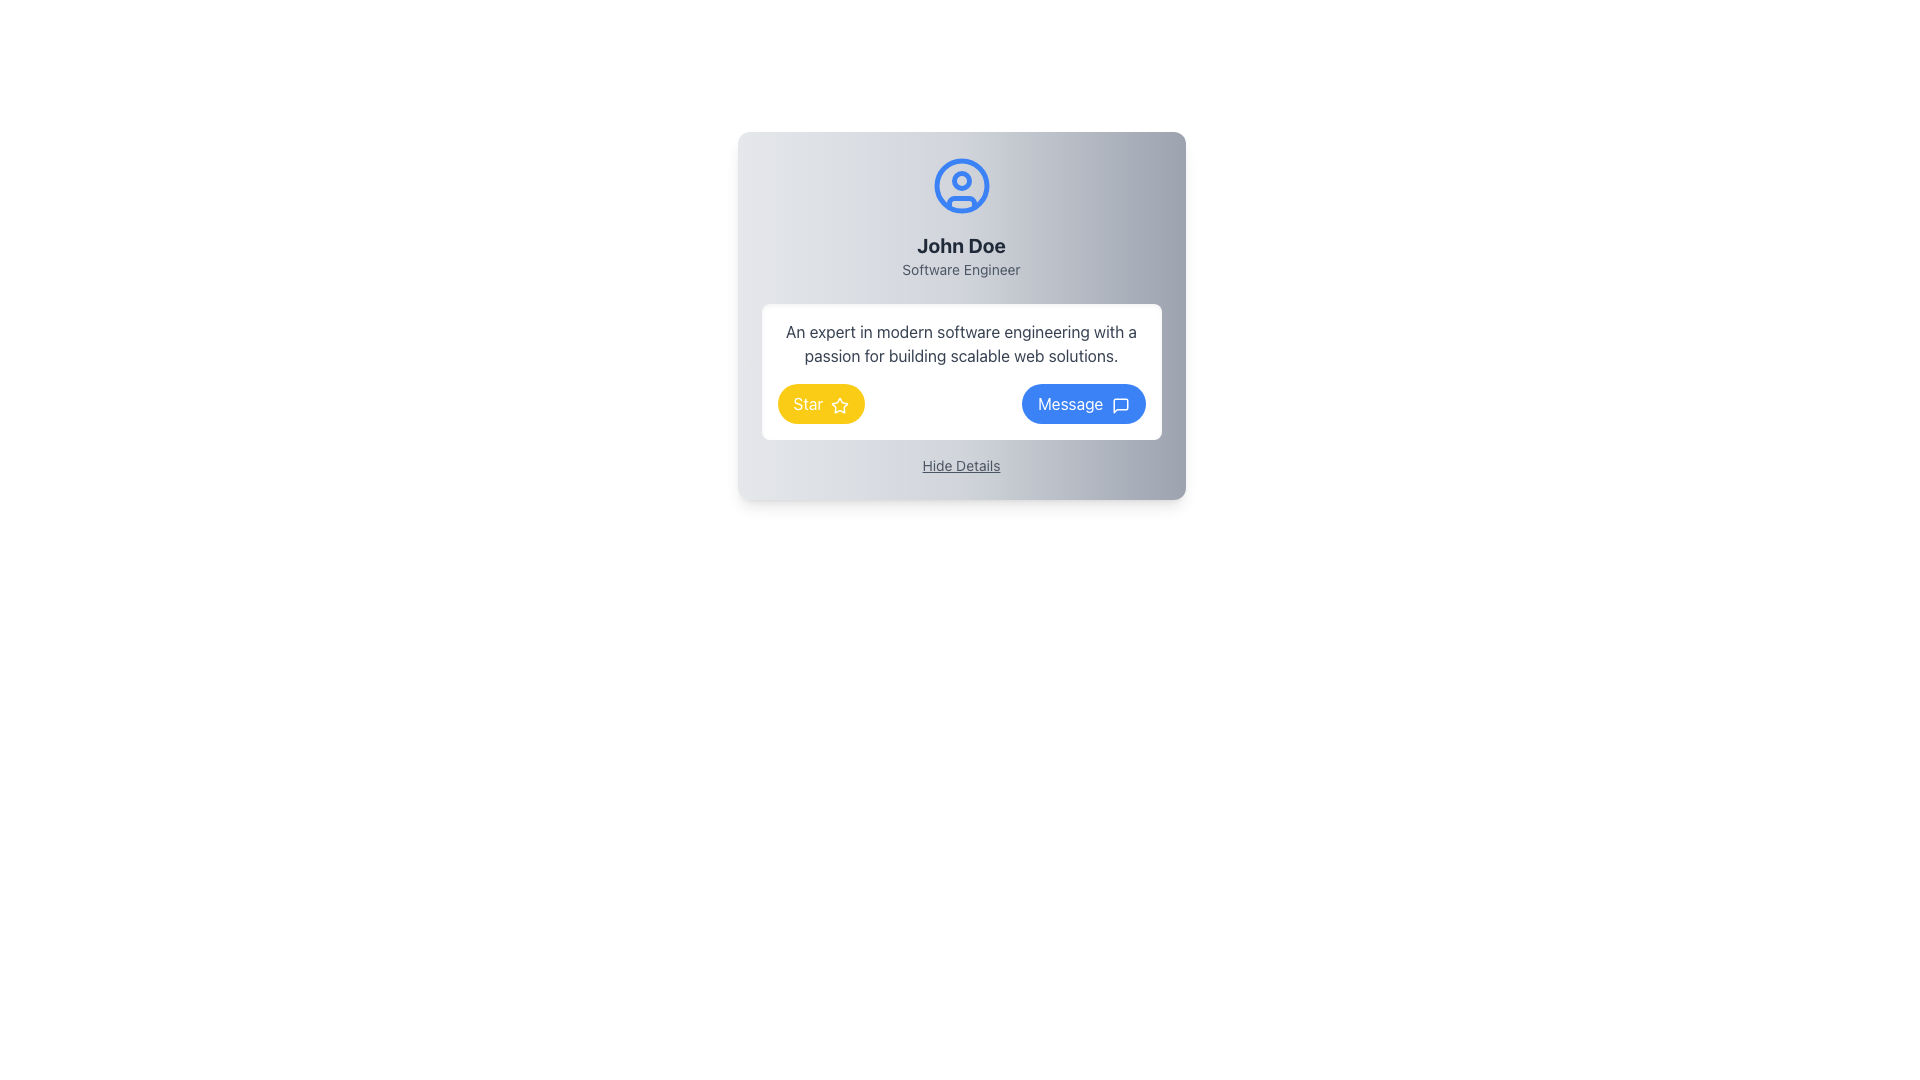 Image resolution: width=1920 pixels, height=1080 pixels. What do you see at coordinates (961, 185) in the screenshot?
I see `the Decorative SVG Circle element, which is a round graphical component resembling a user icon, located at the top center of a user profile card` at bounding box center [961, 185].